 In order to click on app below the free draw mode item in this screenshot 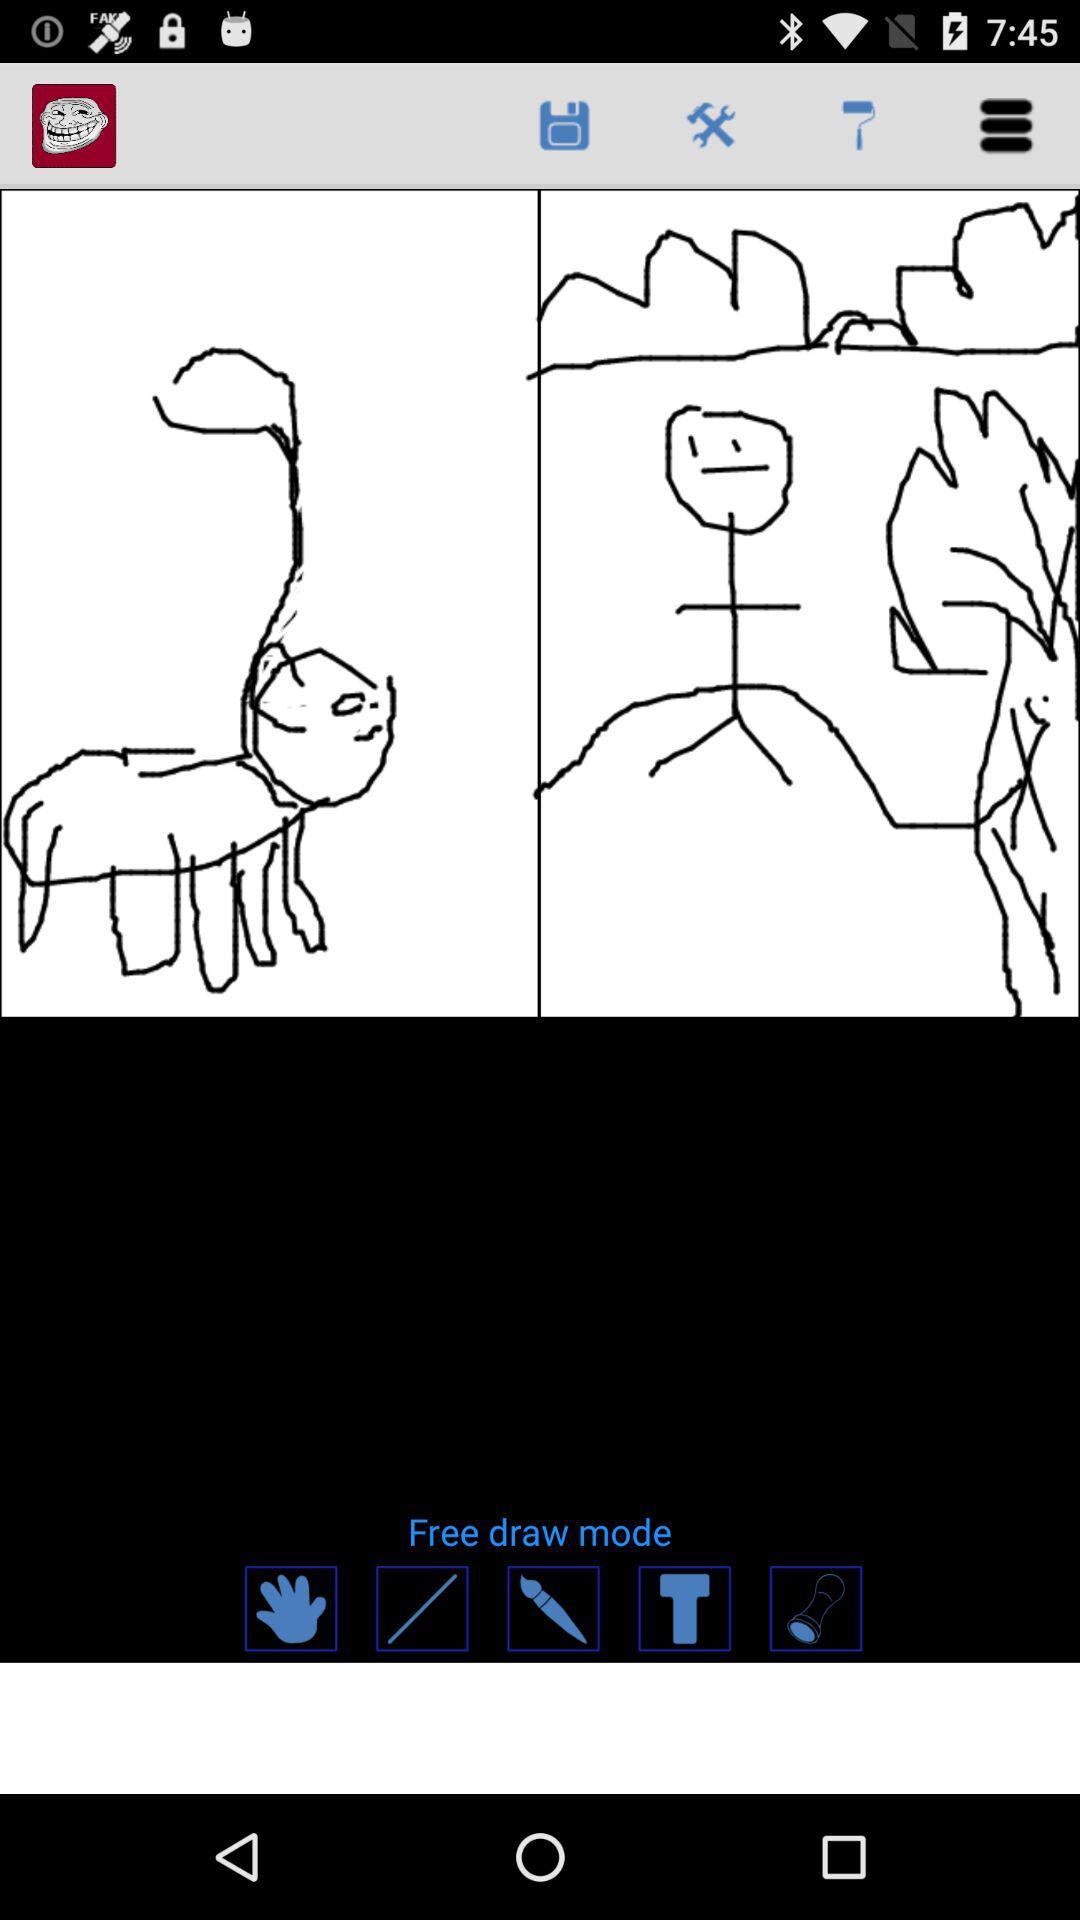, I will do `click(682, 1608)`.